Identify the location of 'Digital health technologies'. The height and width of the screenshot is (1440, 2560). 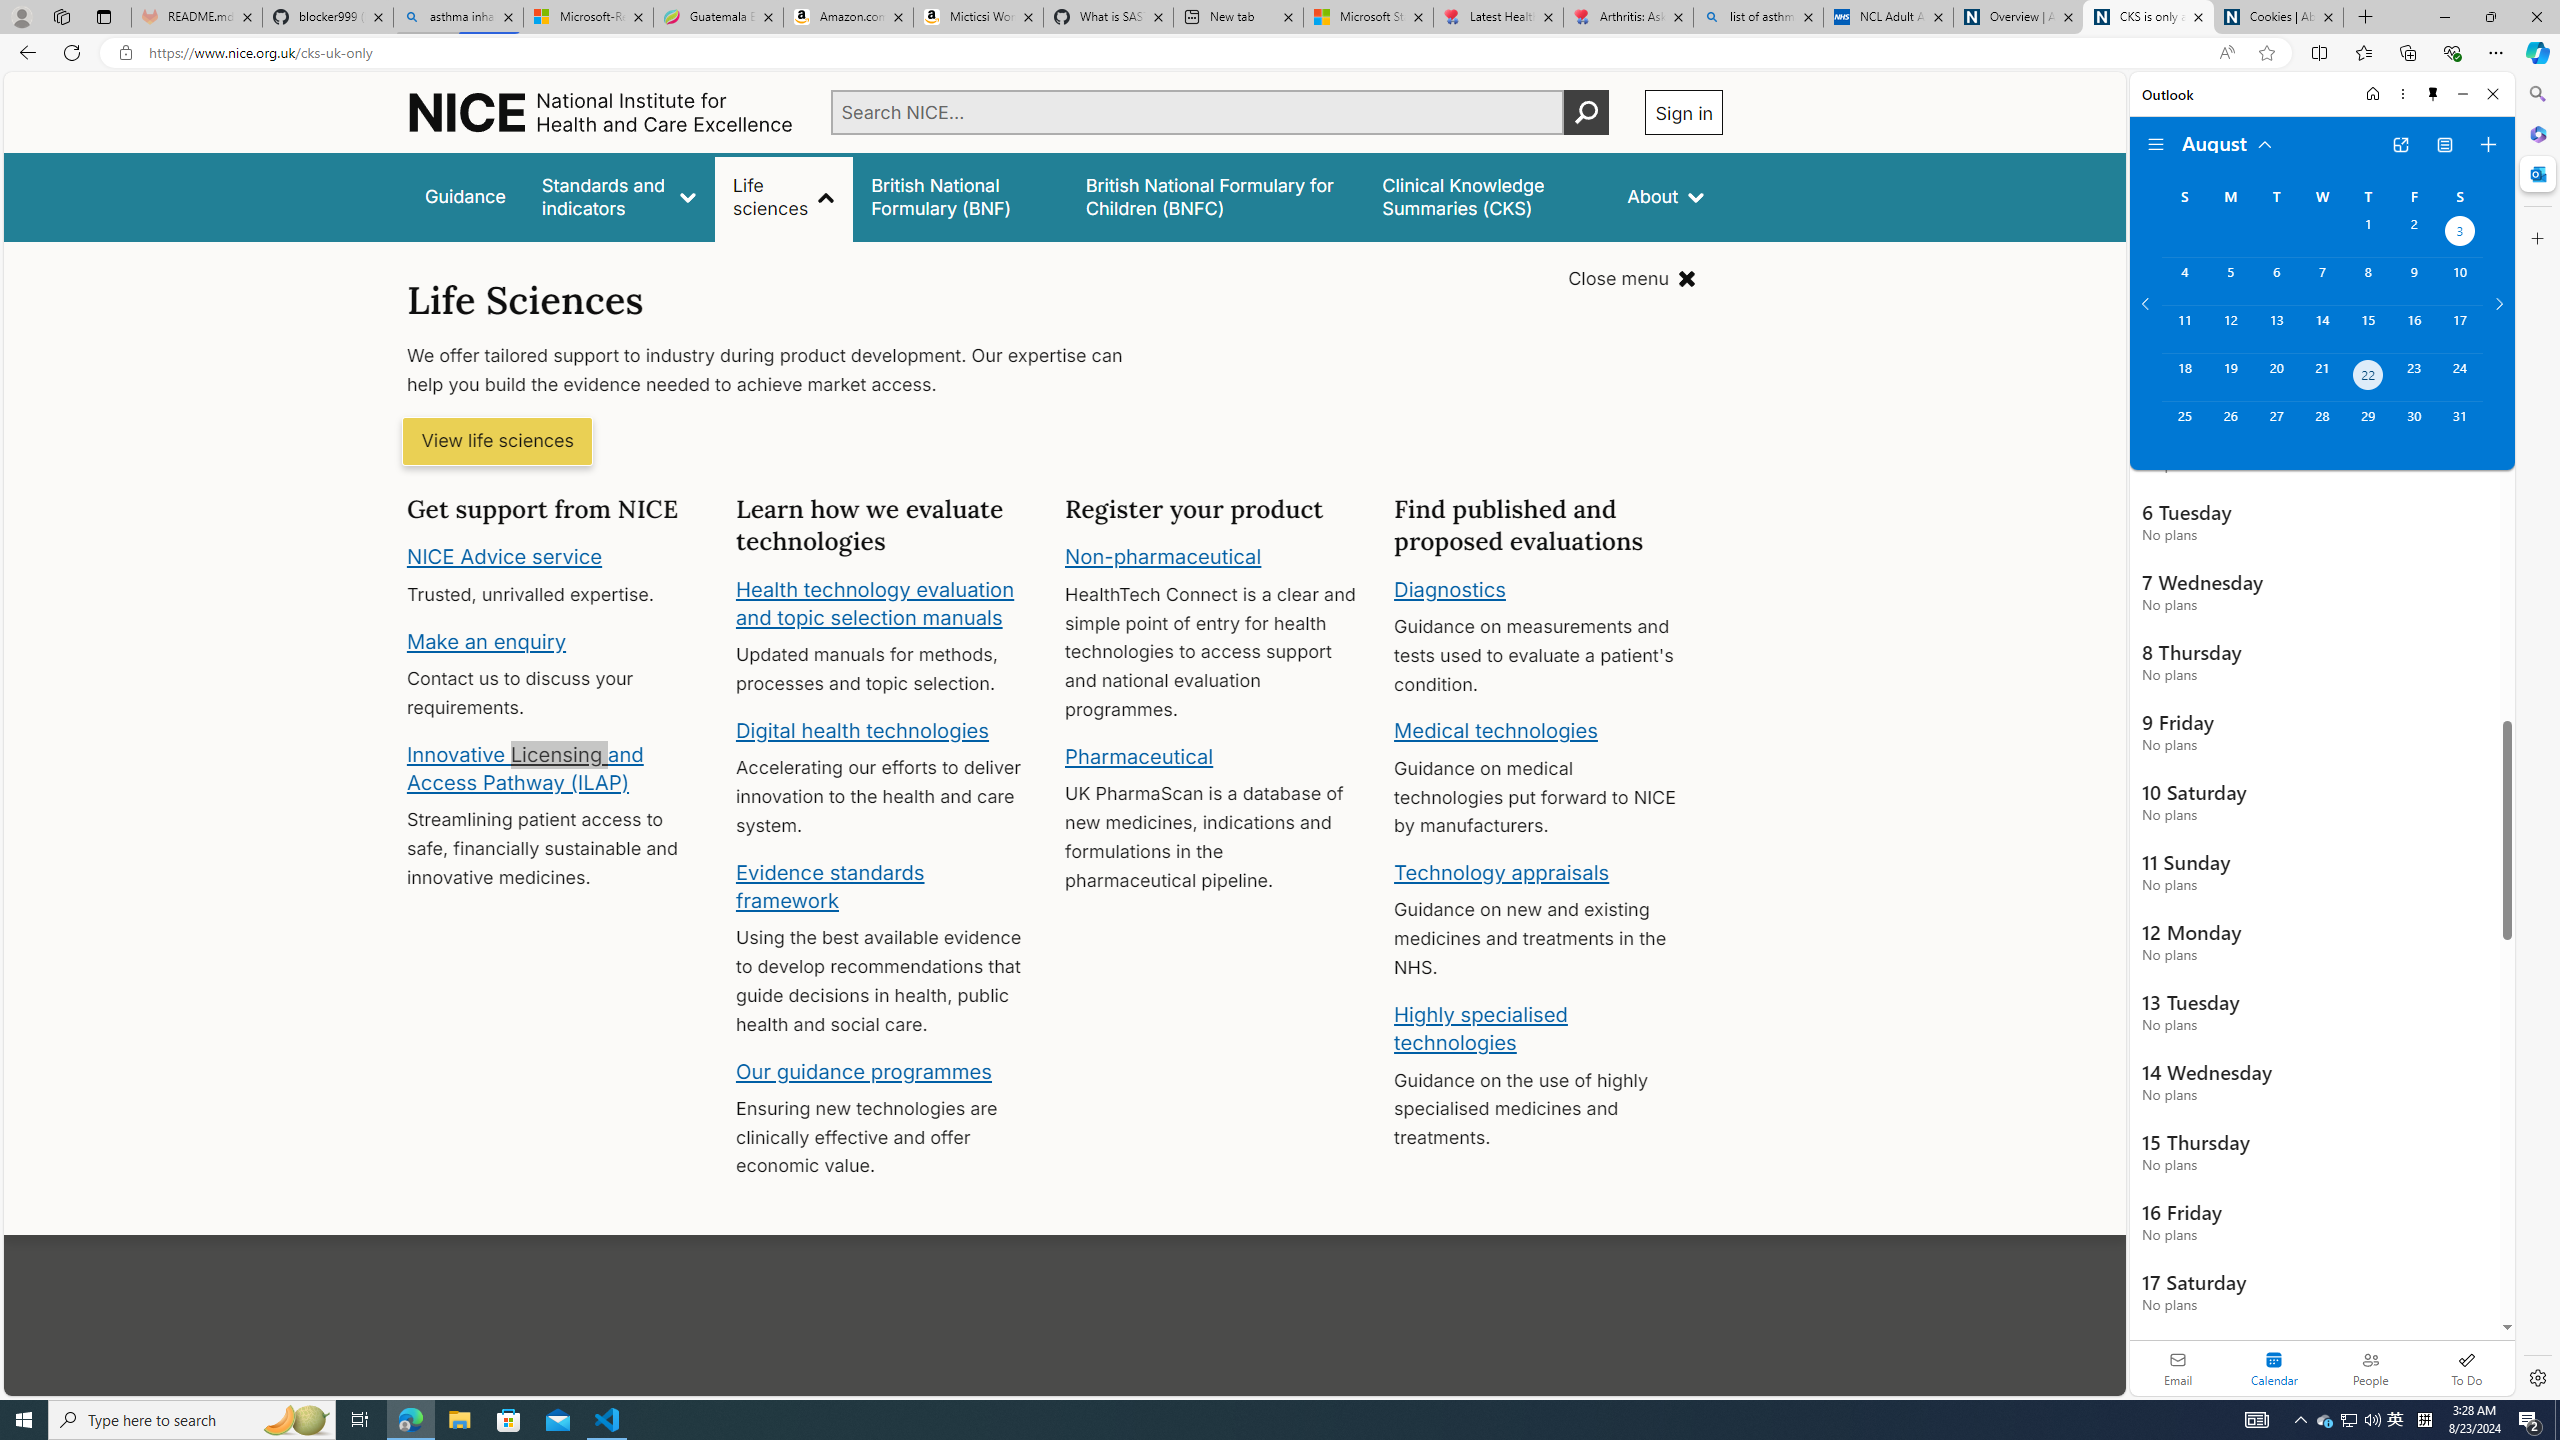
(861, 729).